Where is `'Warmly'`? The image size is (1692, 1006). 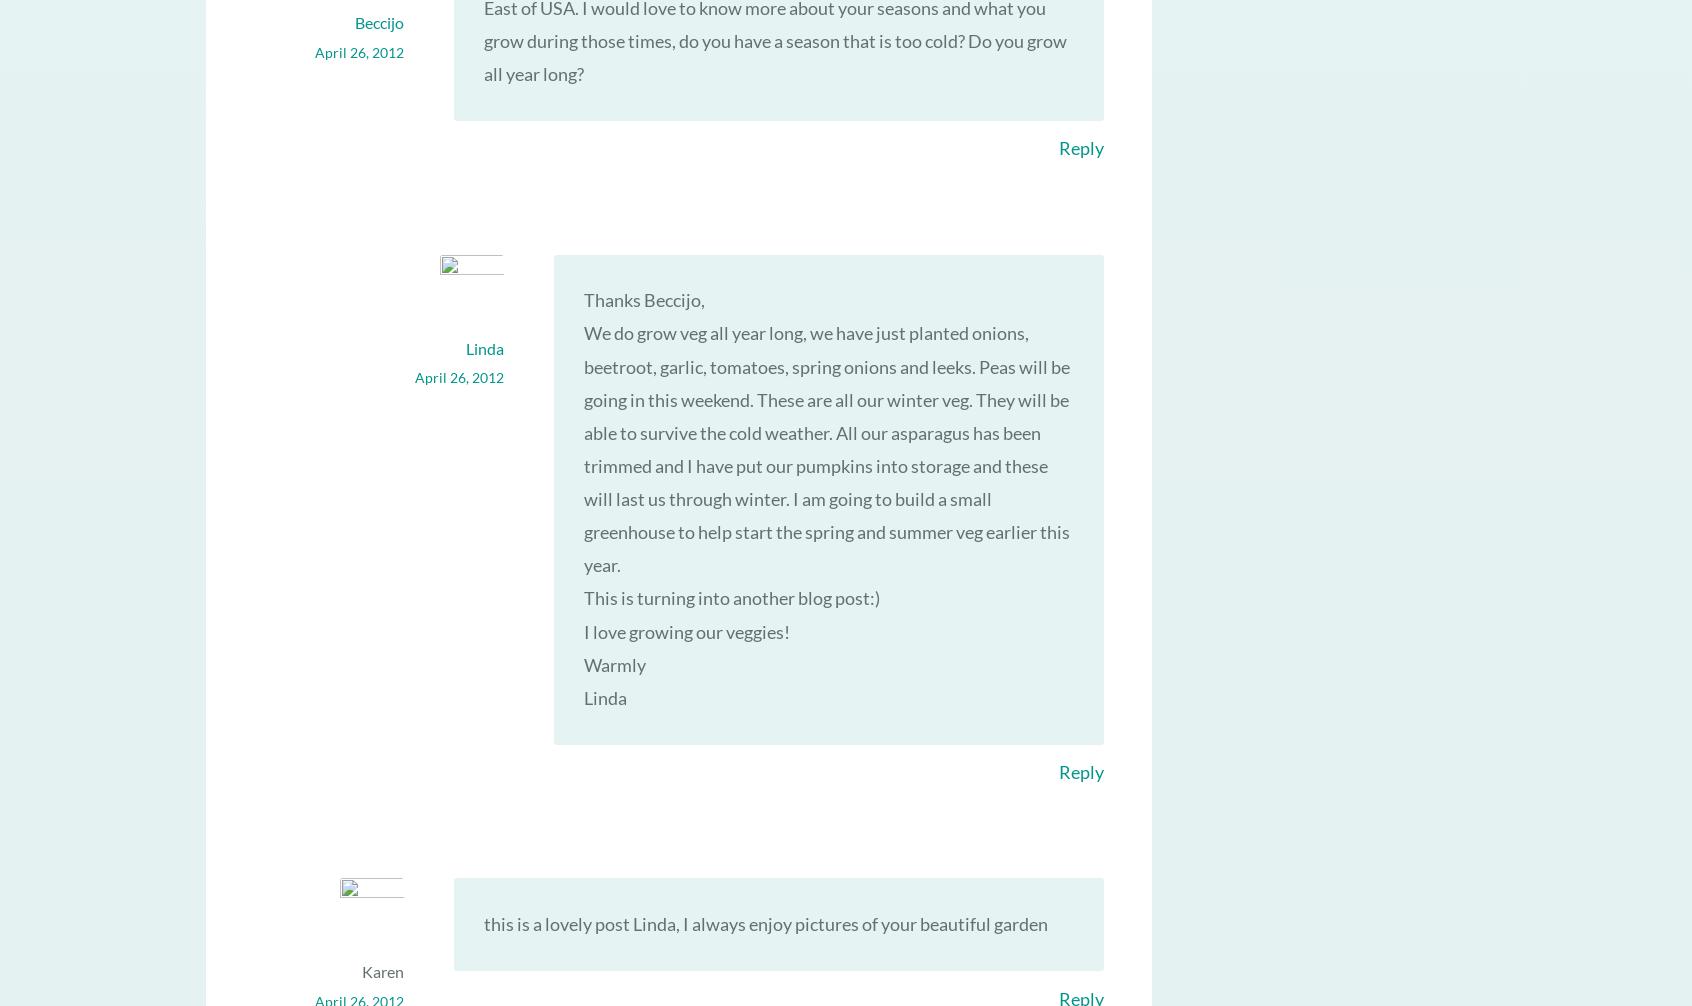 'Warmly' is located at coordinates (582, 663).